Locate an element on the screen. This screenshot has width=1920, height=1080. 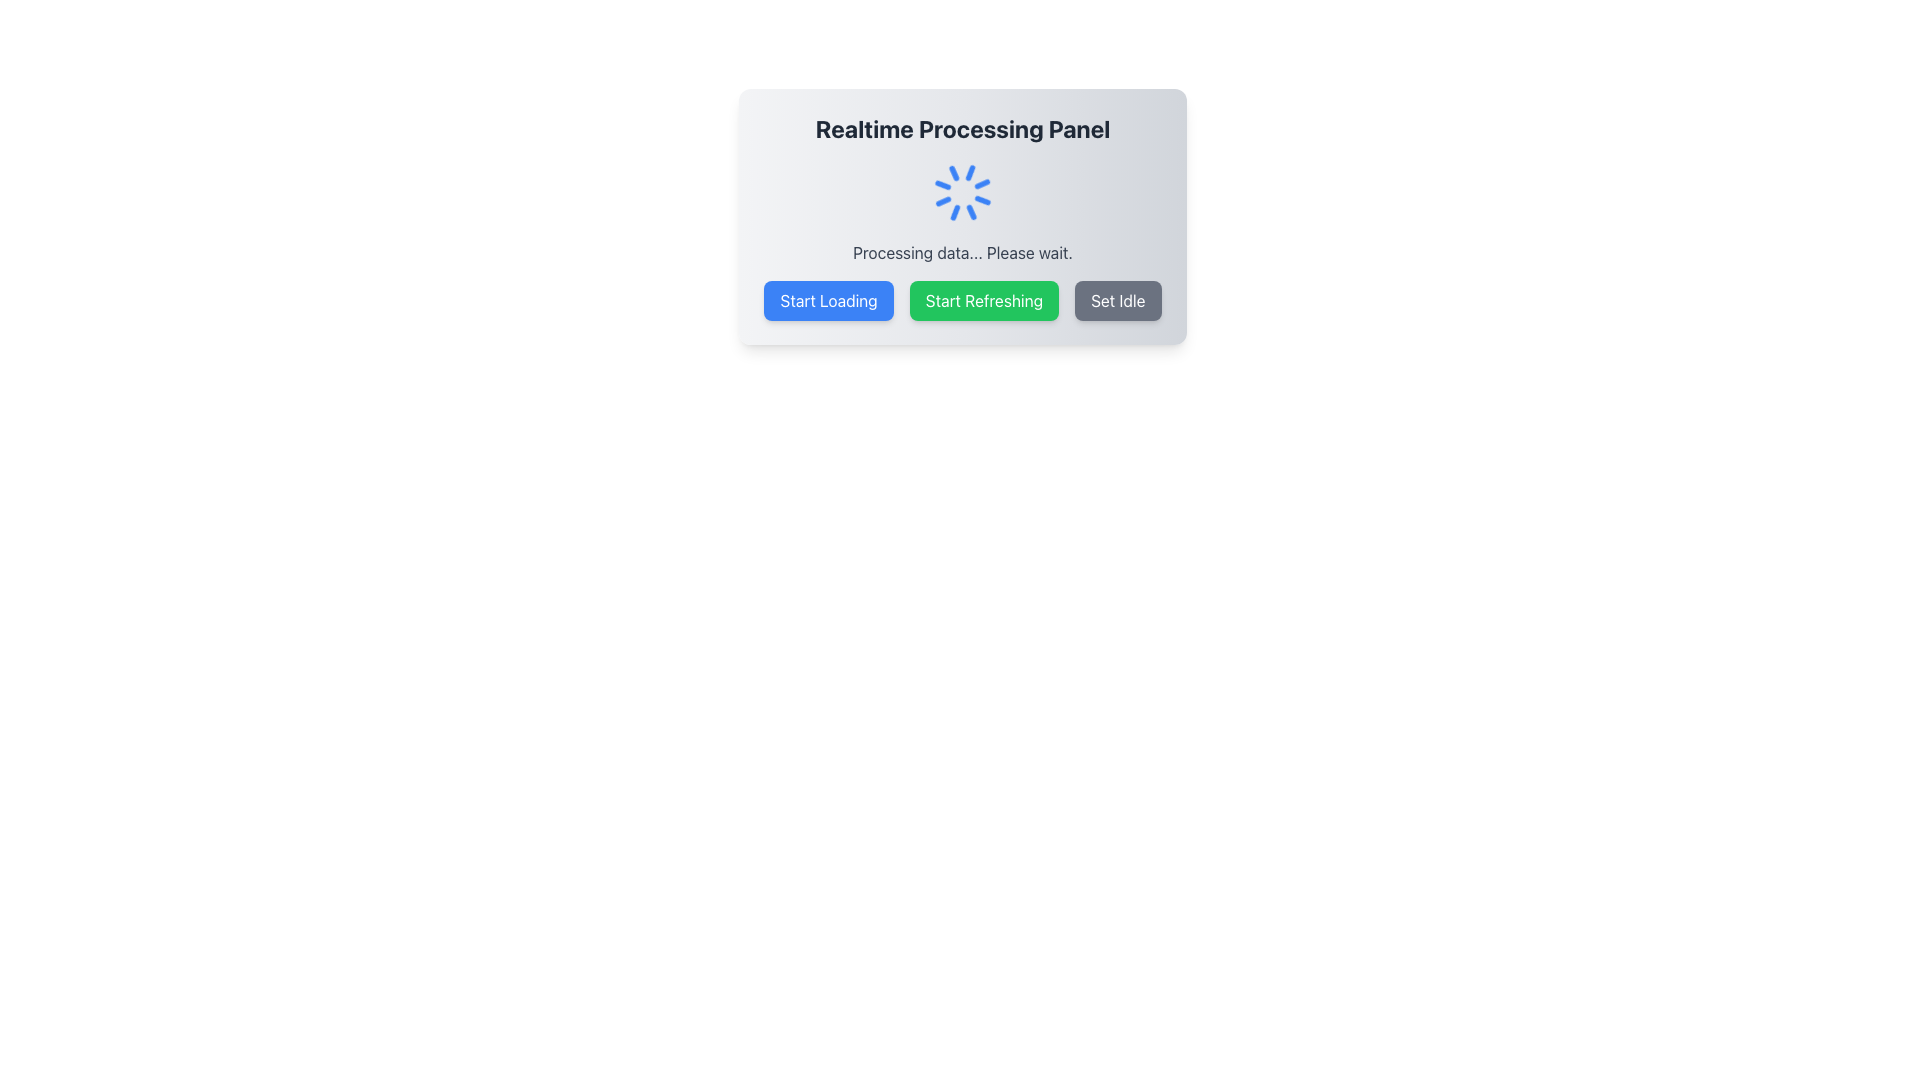
the Spinner Segment located in the upper right quadrant of the spinner element, which indicates activity or processing state is located at coordinates (982, 202).